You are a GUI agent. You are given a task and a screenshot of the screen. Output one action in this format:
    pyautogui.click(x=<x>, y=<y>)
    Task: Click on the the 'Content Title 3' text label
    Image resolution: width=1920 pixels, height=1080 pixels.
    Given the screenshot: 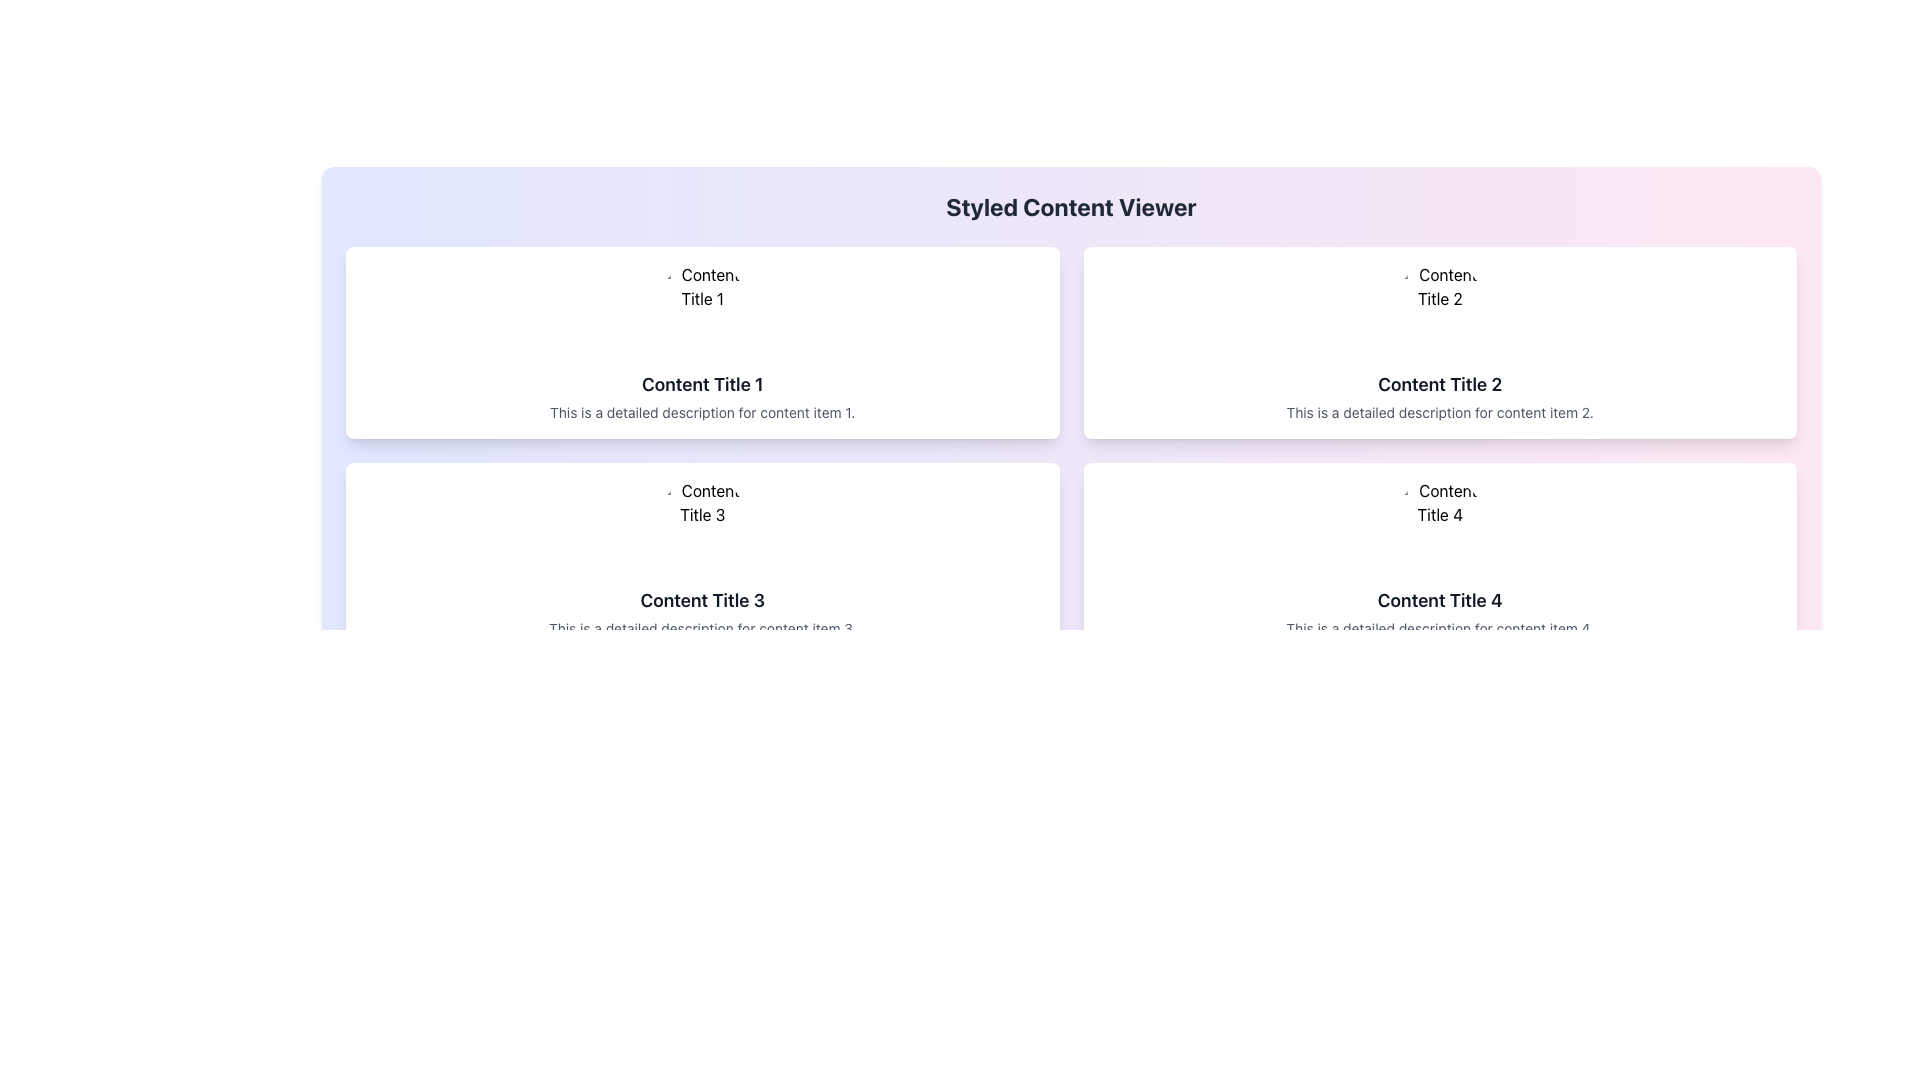 What is the action you would take?
    pyautogui.click(x=702, y=600)
    